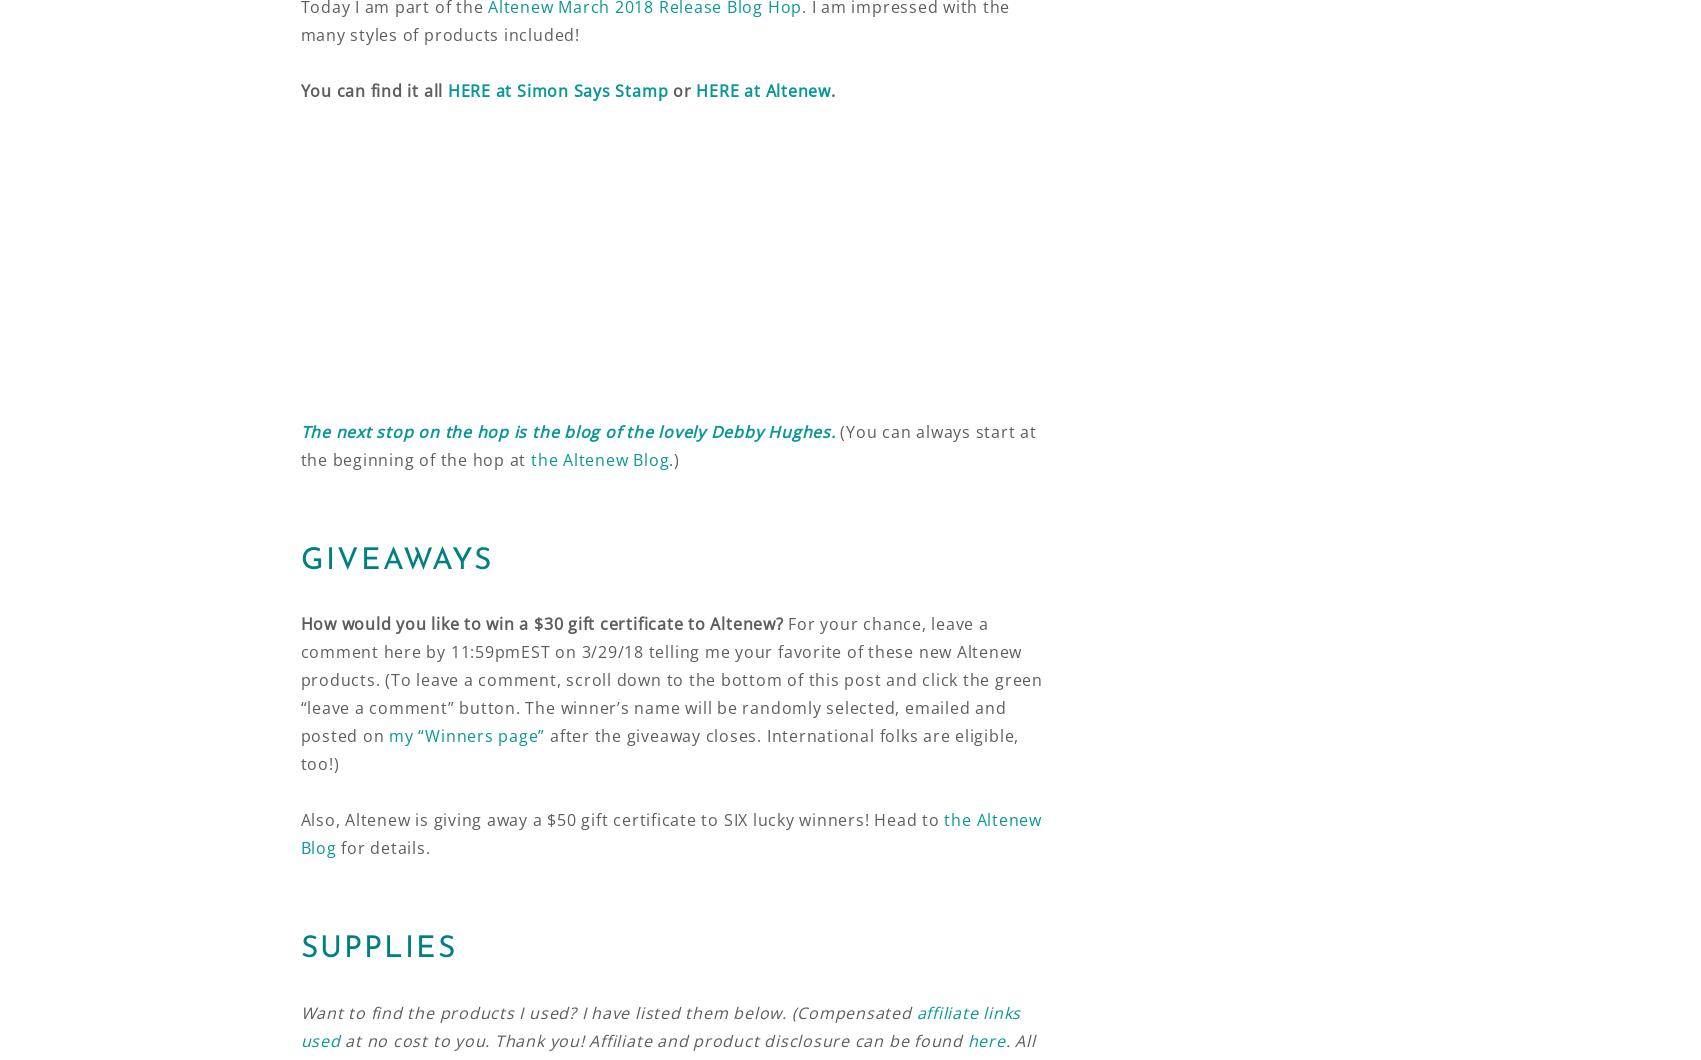 This screenshot has height=1060, width=1701. I want to click on 'SUPPLIES', so click(376, 948).